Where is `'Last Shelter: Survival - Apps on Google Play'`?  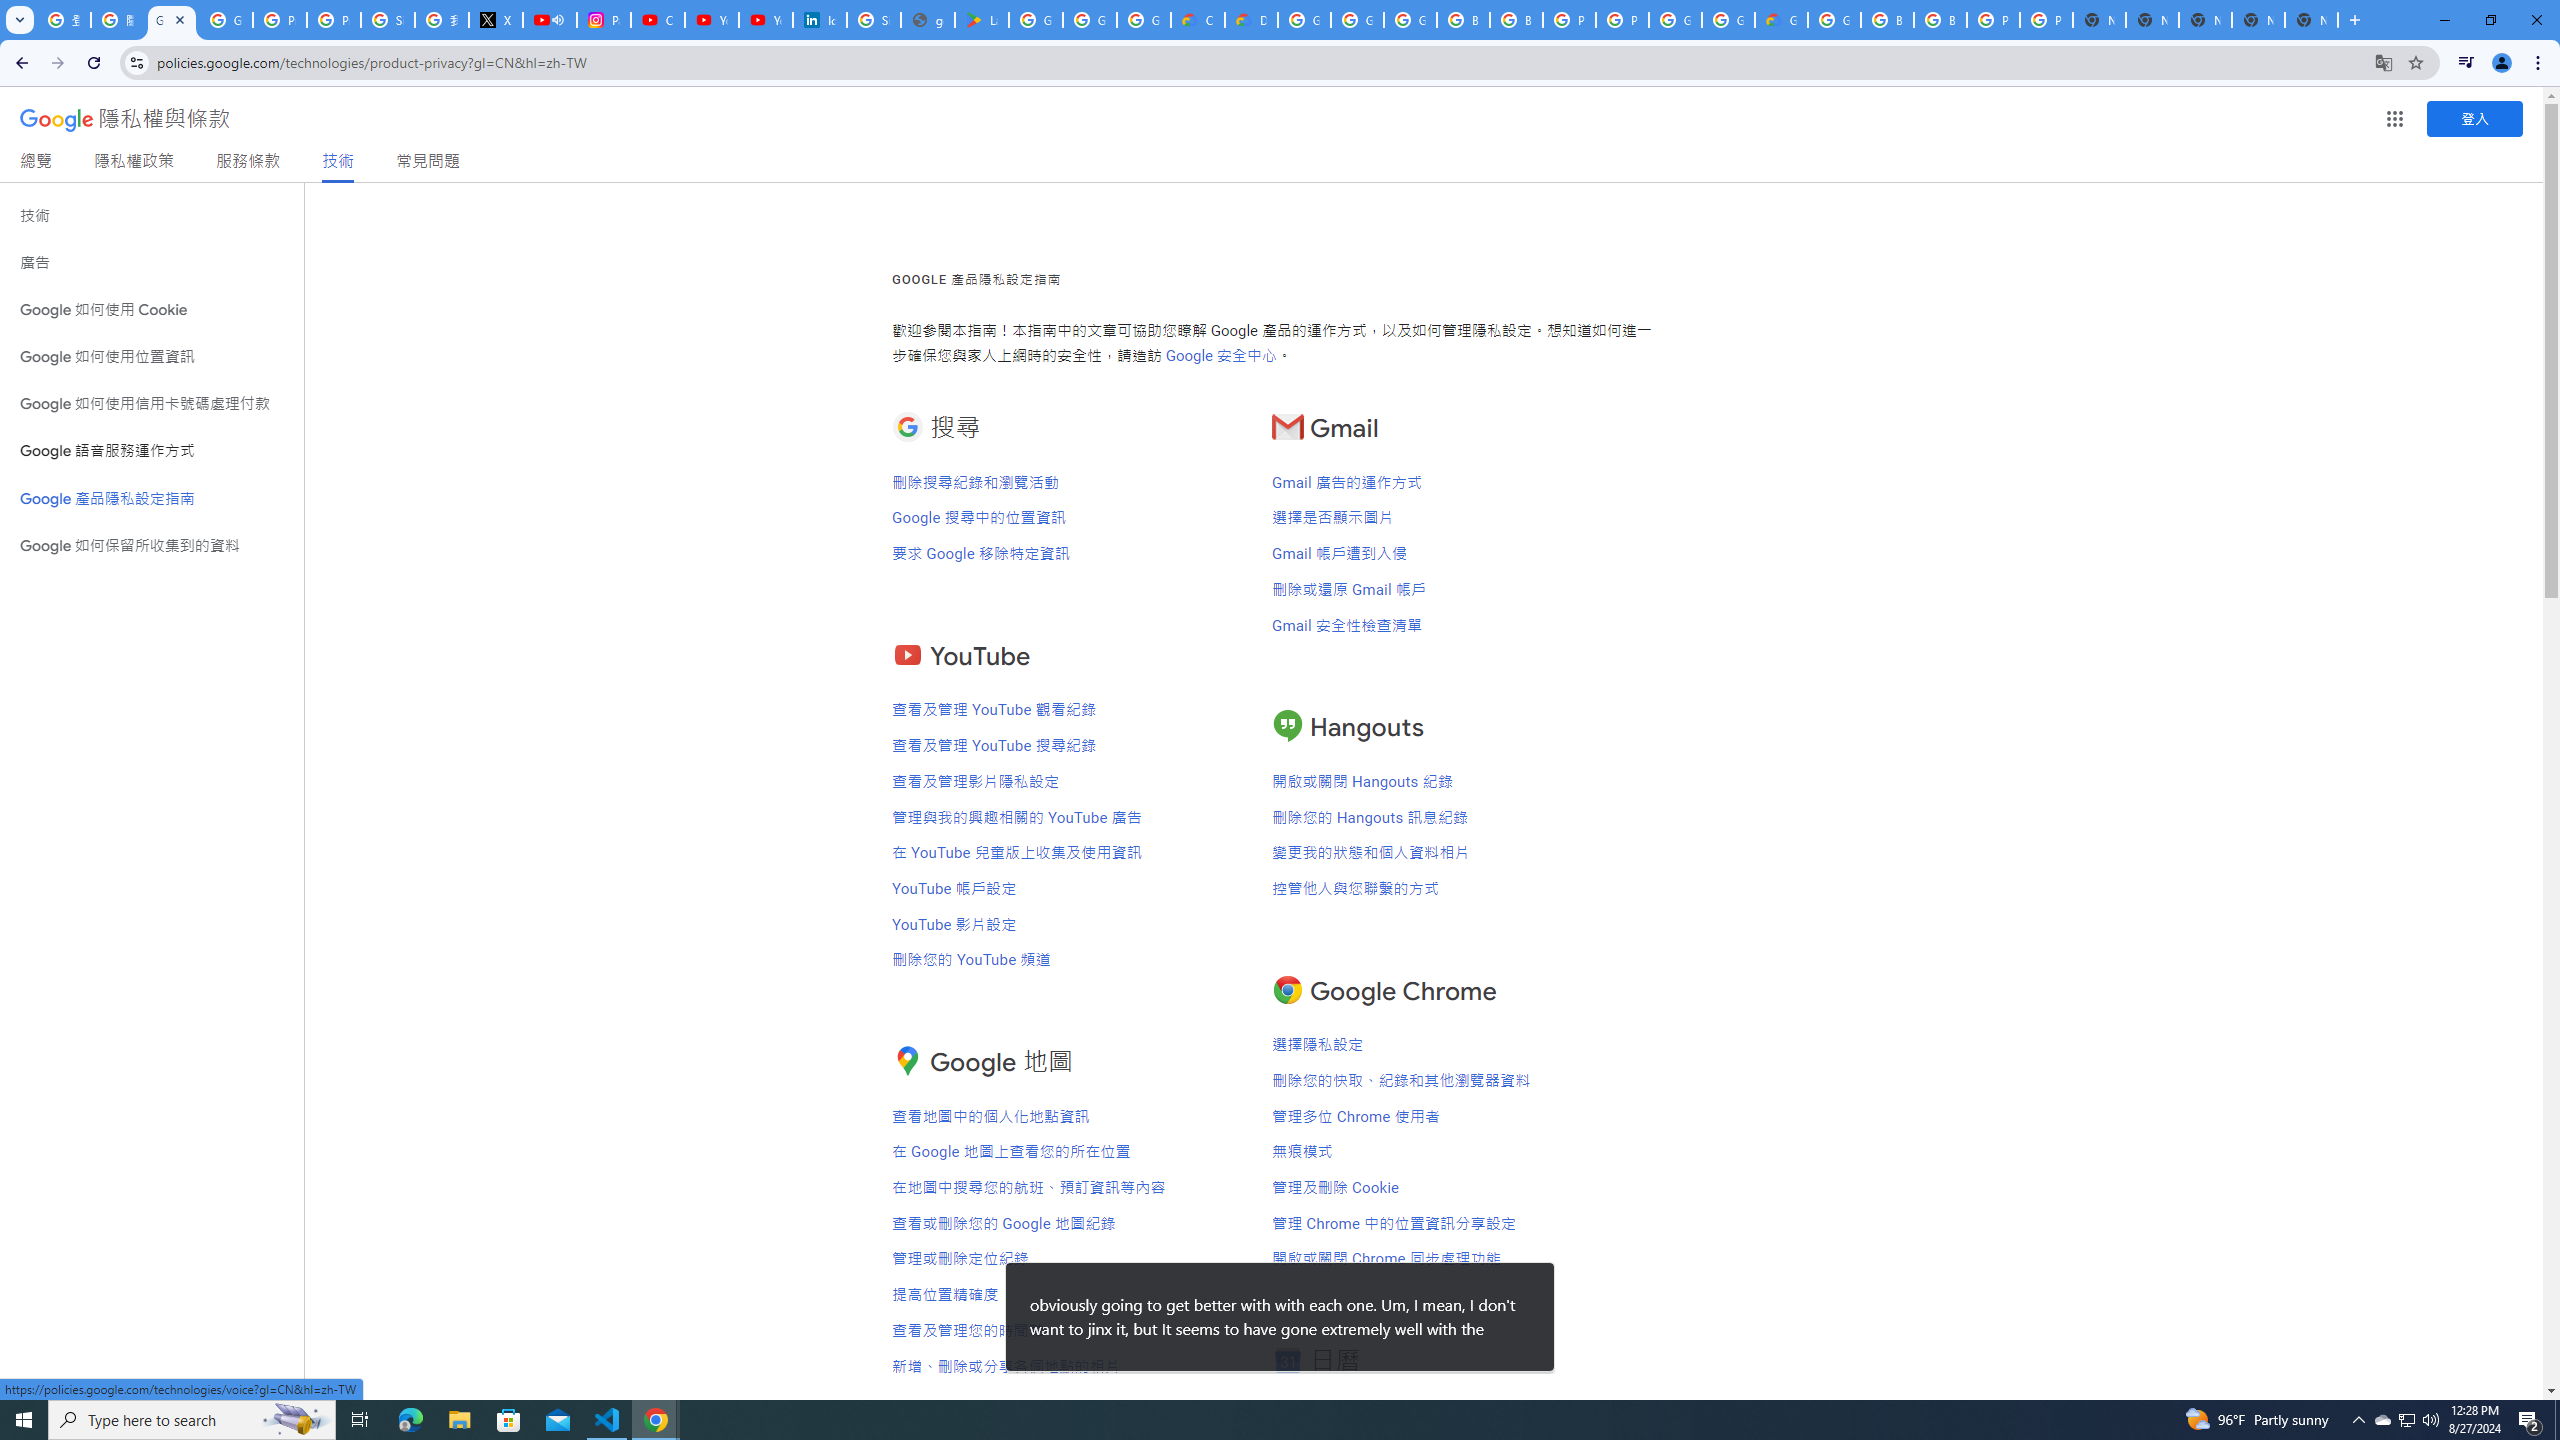
'Last Shelter: Survival - Apps on Google Play' is located at coordinates (982, 19).